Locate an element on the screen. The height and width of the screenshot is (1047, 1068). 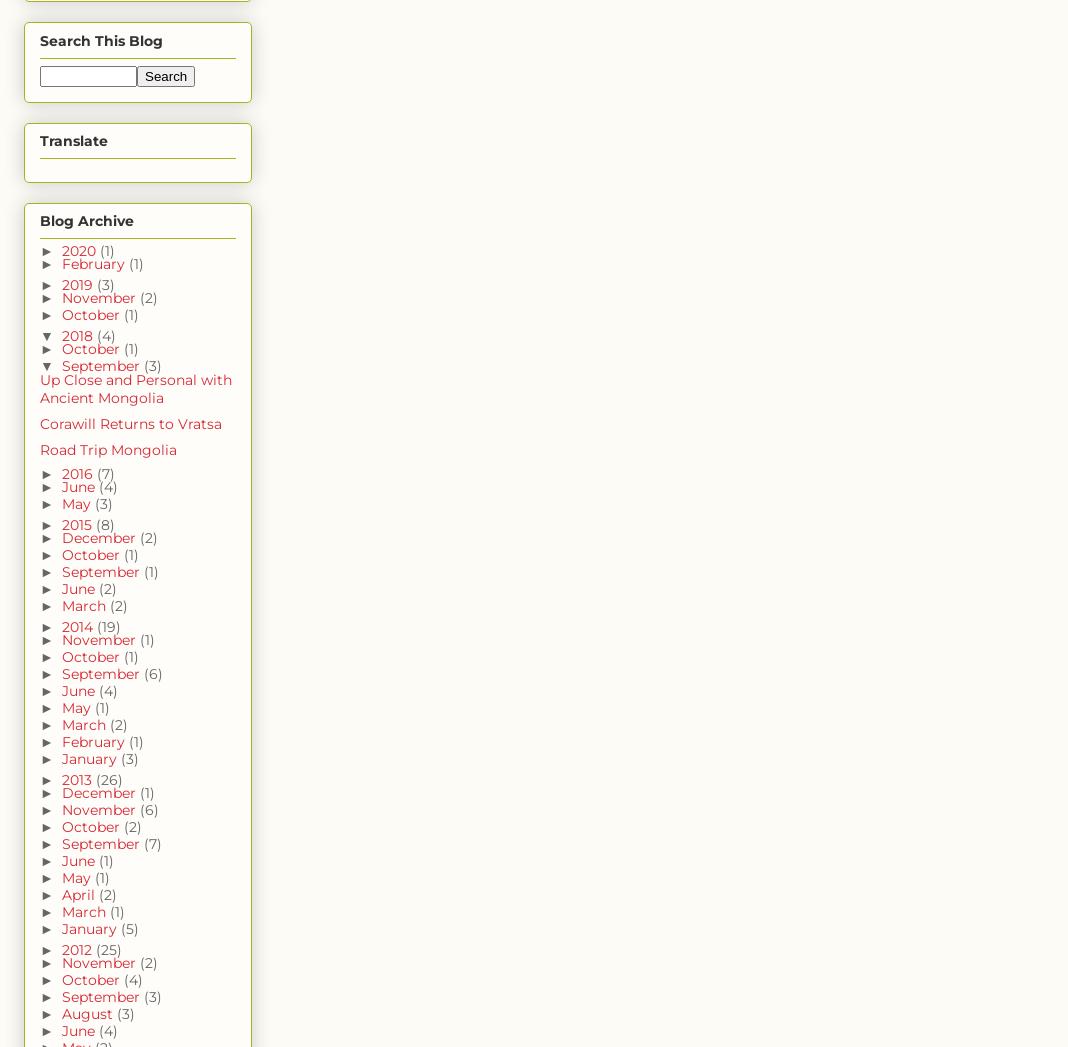
'Corawill Returns to Vratsa' is located at coordinates (130, 421).